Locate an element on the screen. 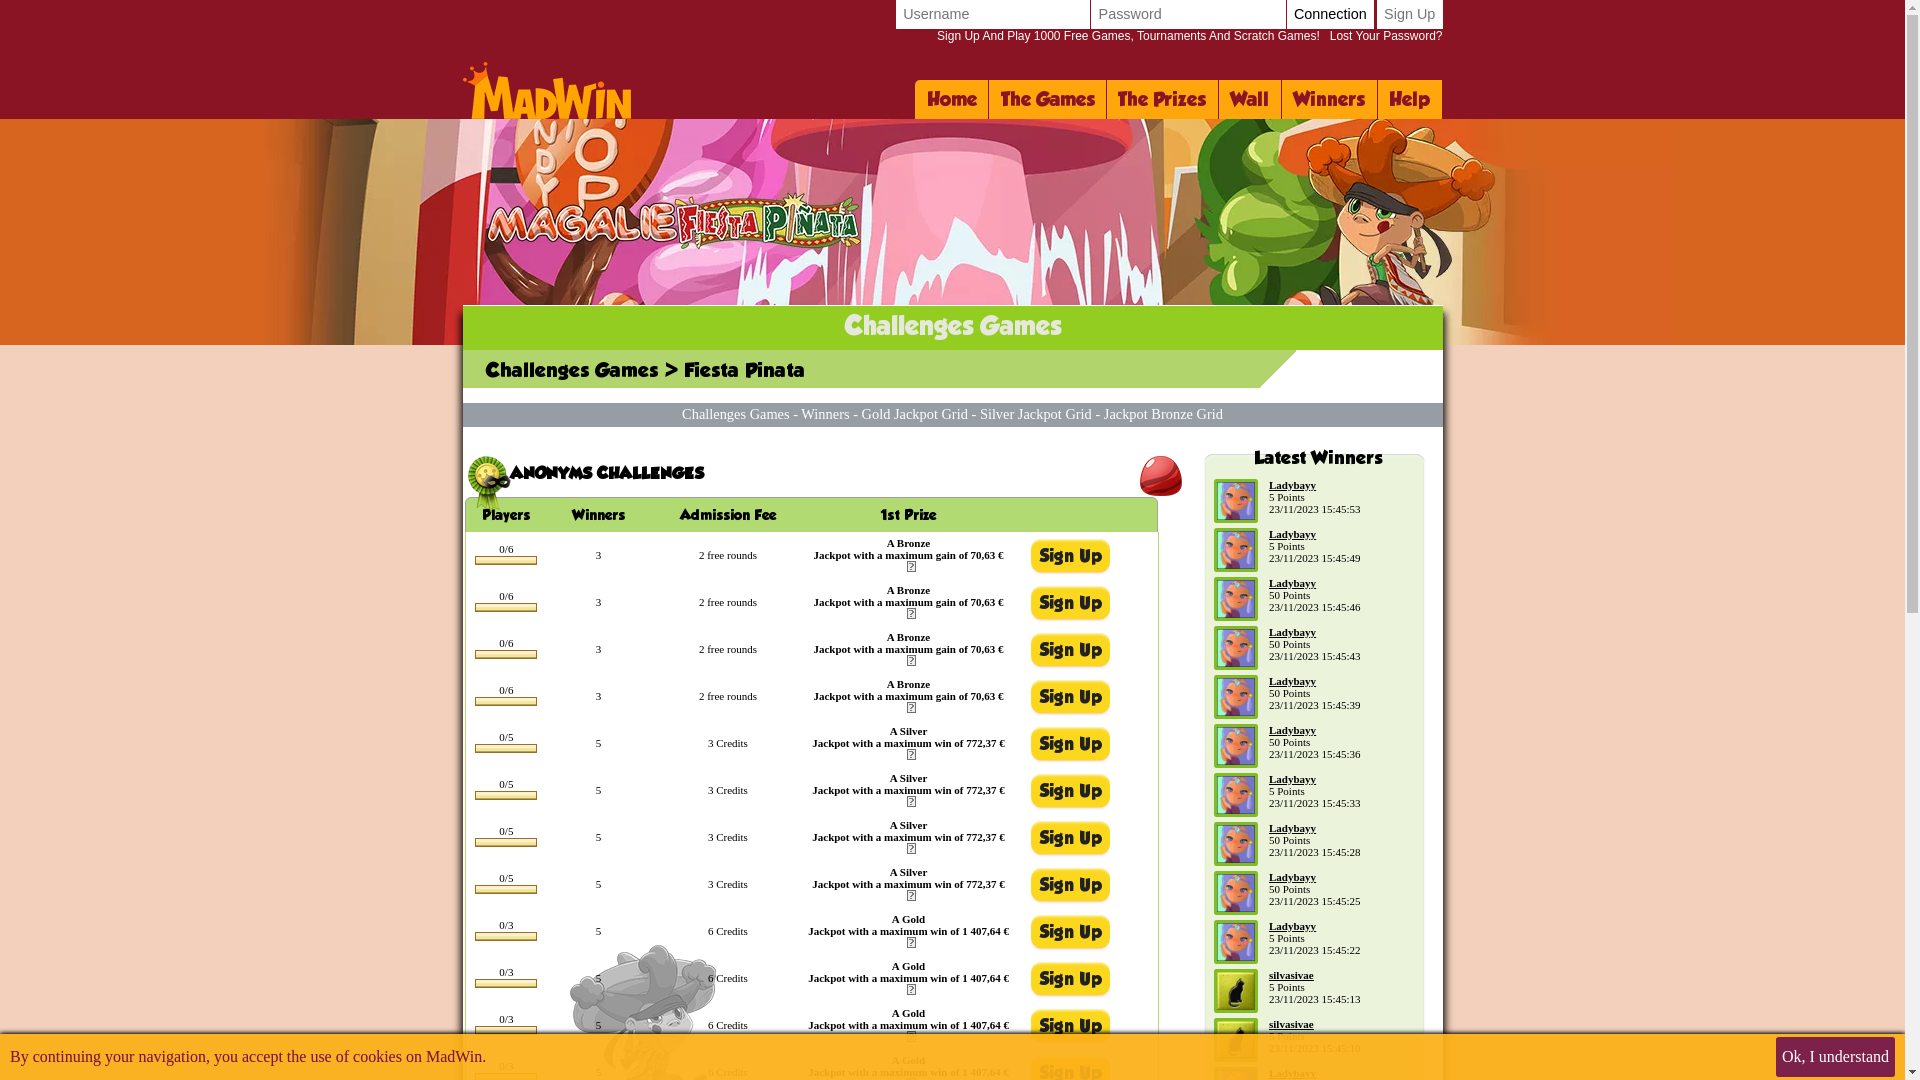 This screenshot has height=1080, width=1920. 'silvasivae' is located at coordinates (1291, 1023).